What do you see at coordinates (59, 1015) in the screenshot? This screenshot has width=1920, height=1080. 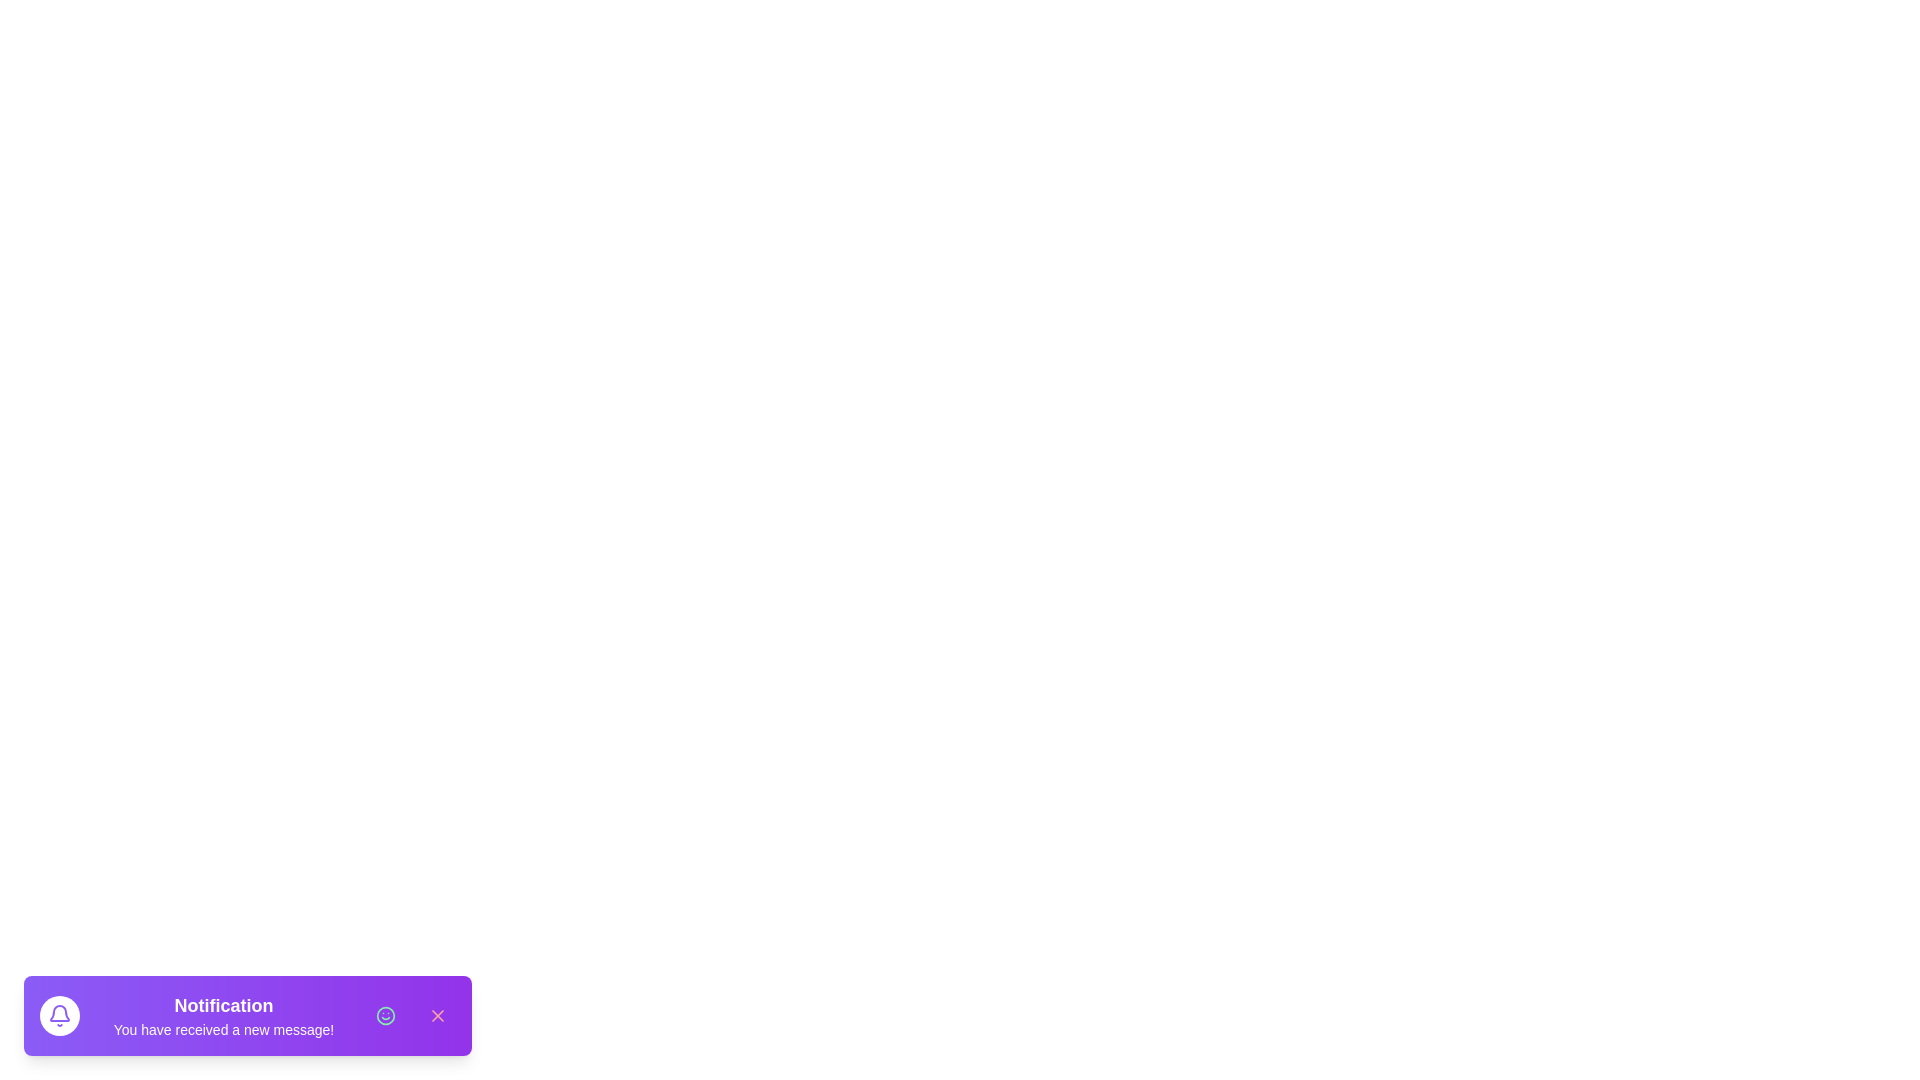 I see `the bell icon to observe its state indicating a new message` at bounding box center [59, 1015].